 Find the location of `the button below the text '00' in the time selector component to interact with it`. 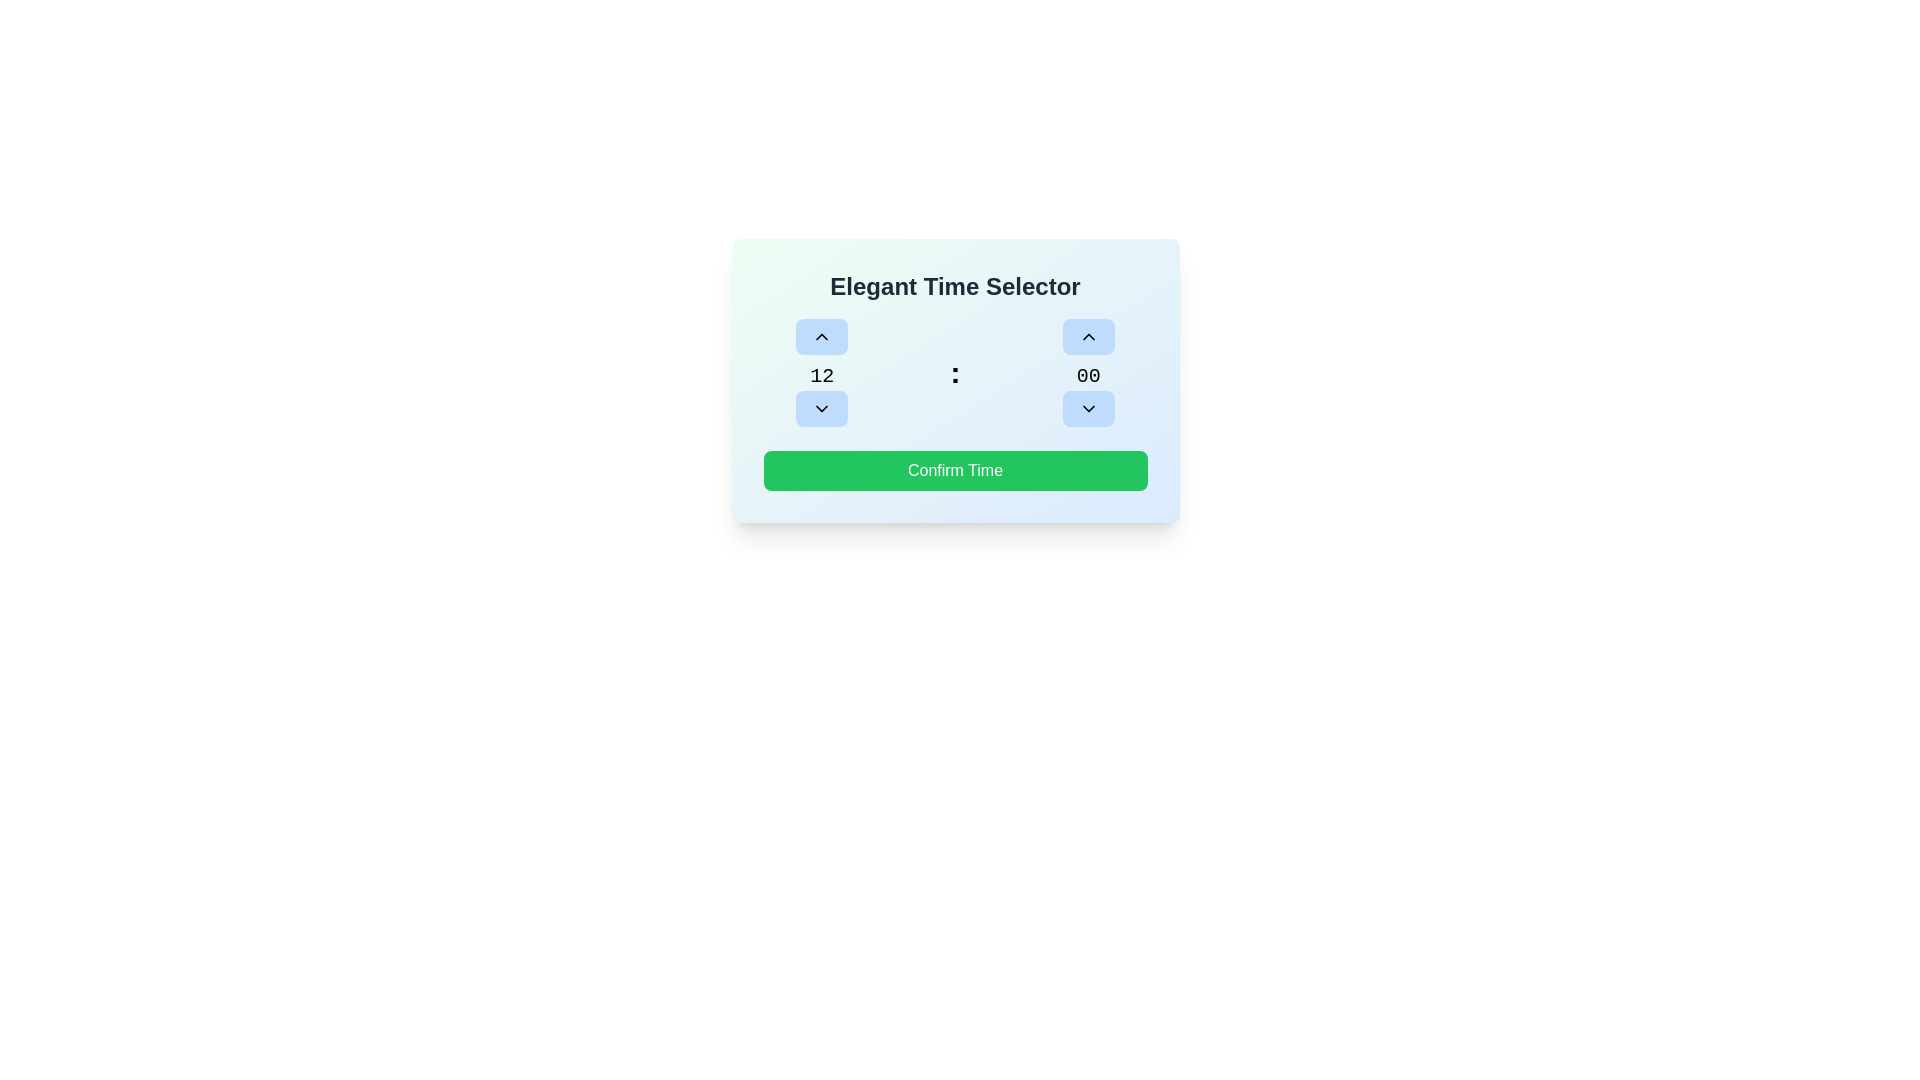

the button below the text '00' in the time selector component to interact with it is located at coordinates (1087, 407).